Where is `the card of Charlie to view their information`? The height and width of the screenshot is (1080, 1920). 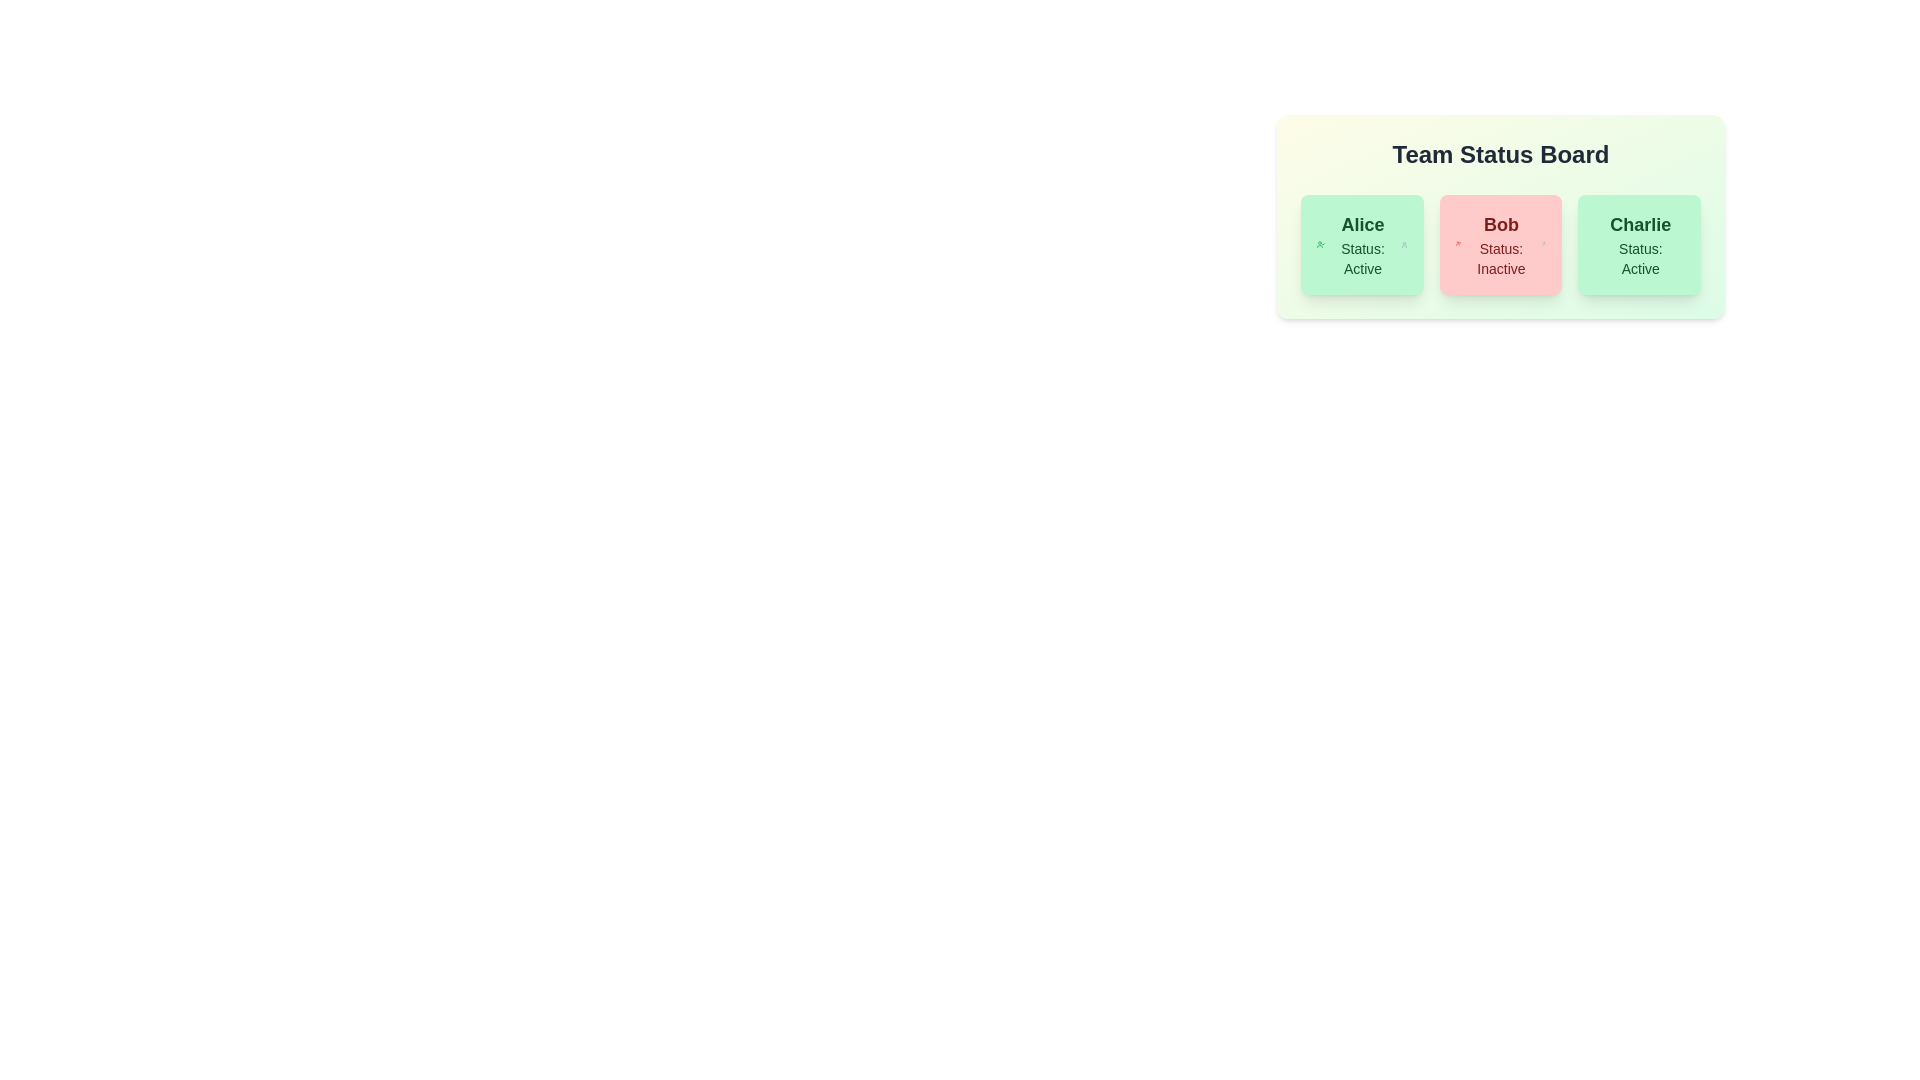
the card of Charlie to view their information is located at coordinates (1639, 244).